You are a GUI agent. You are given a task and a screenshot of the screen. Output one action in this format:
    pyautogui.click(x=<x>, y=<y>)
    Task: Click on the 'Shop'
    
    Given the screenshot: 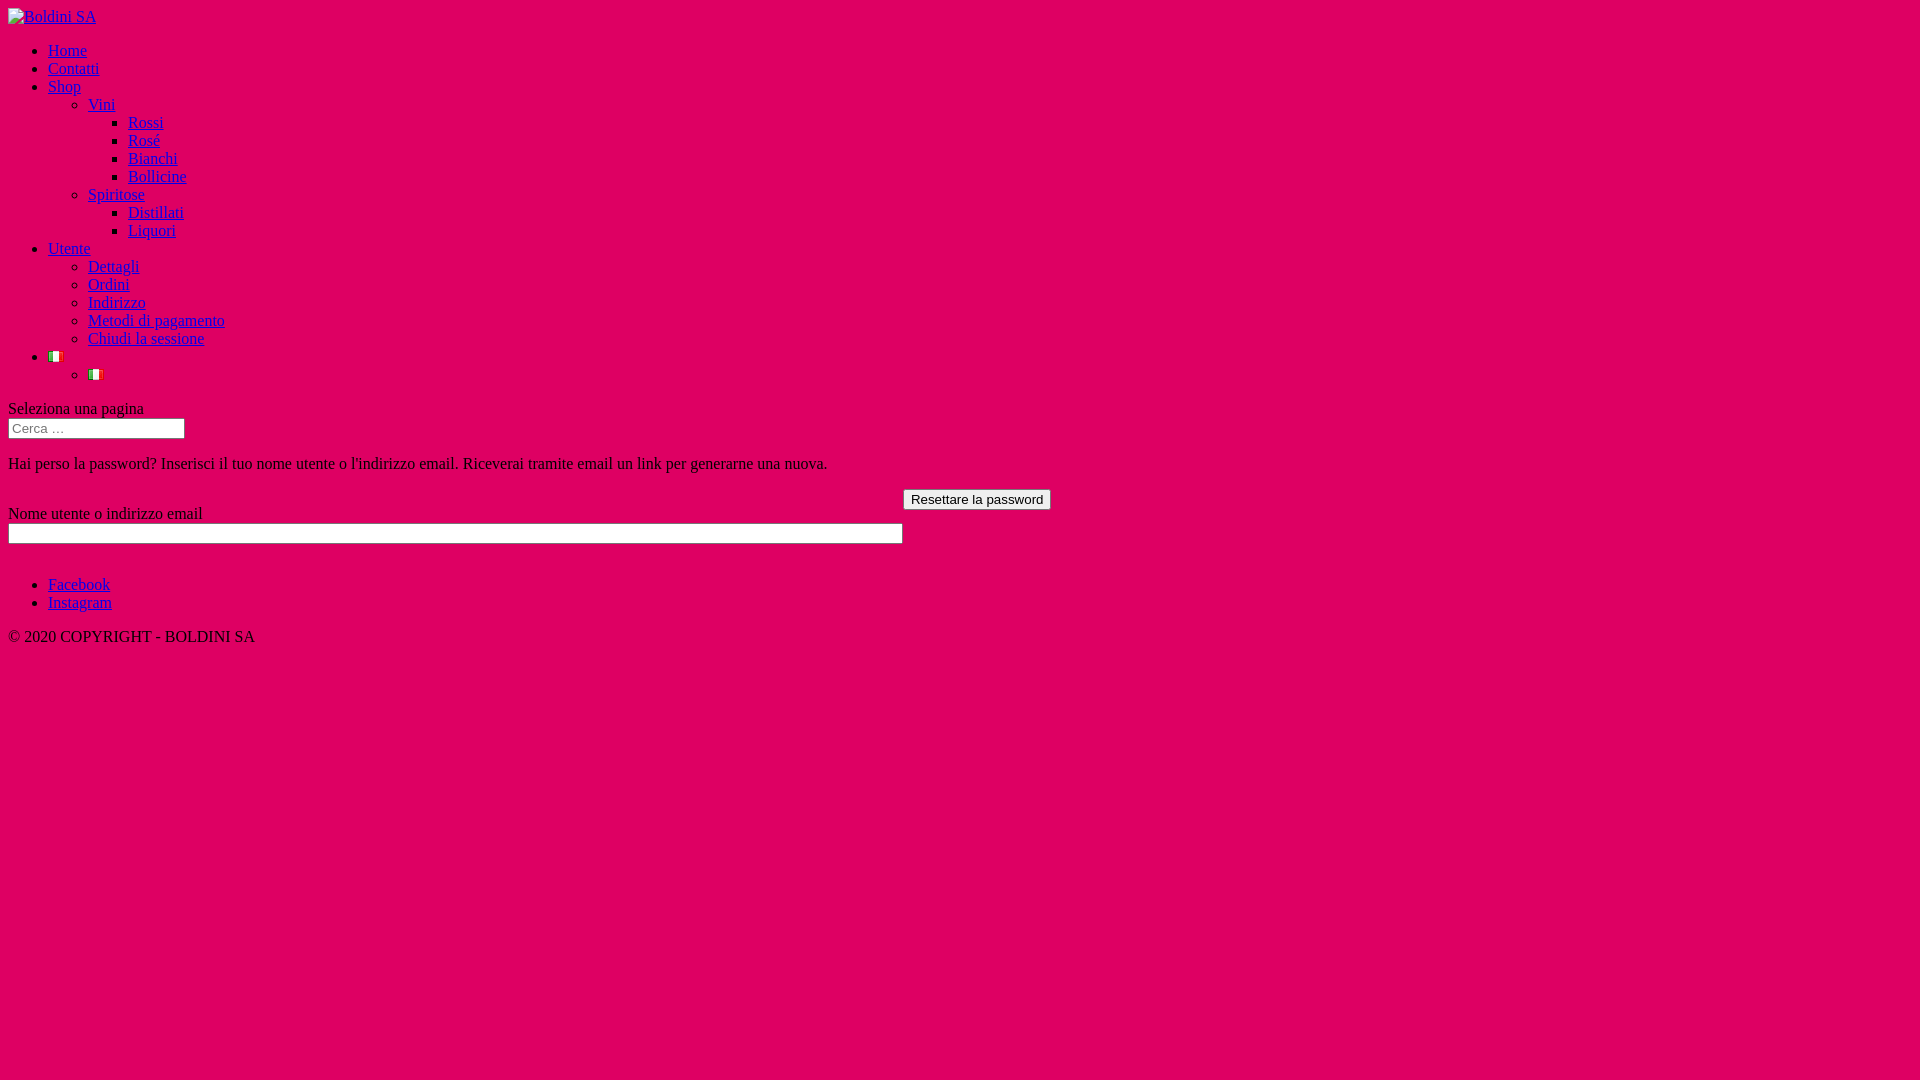 What is the action you would take?
    pyautogui.click(x=64, y=85)
    